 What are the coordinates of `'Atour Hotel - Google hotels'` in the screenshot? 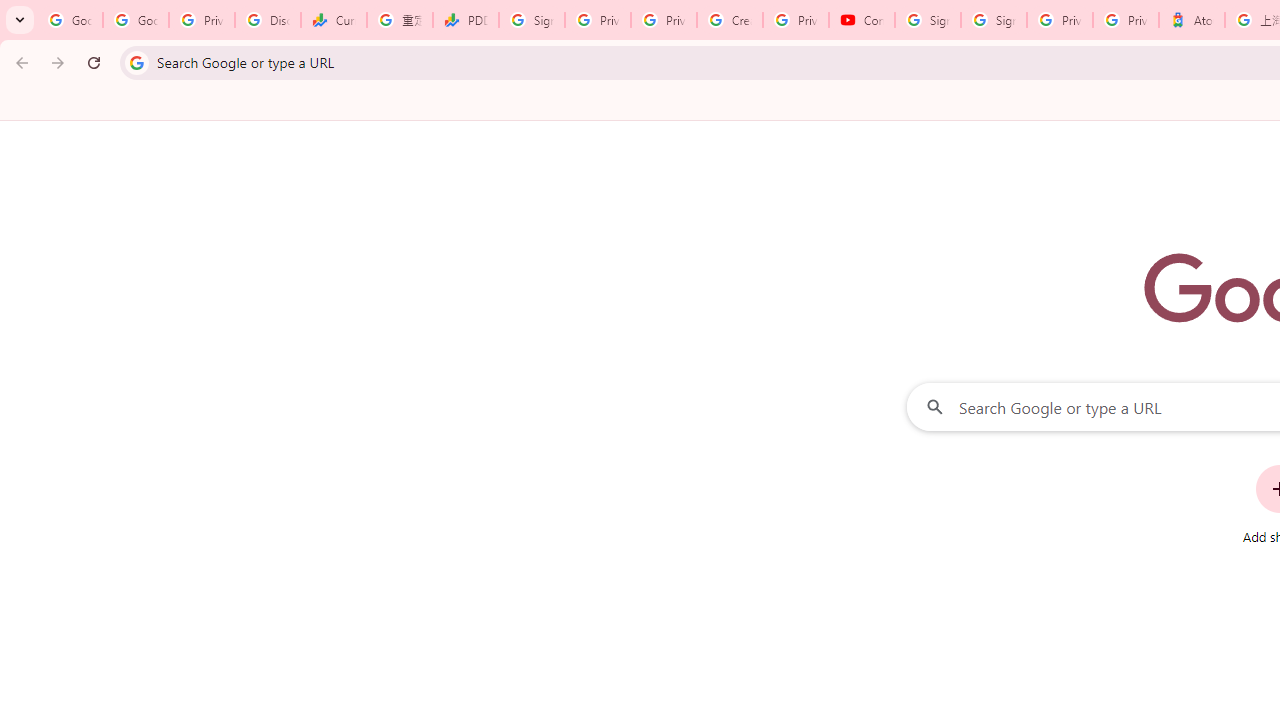 It's located at (1191, 20).